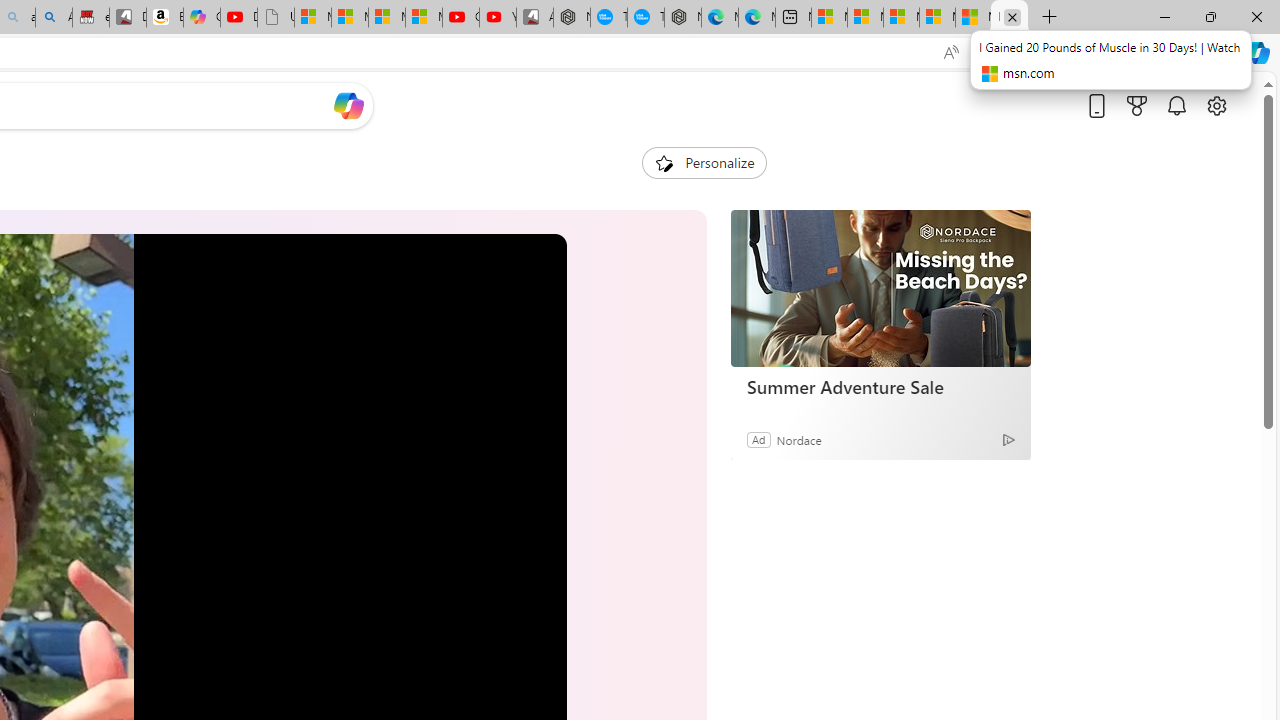  Describe the element at coordinates (1164, 16) in the screenshot. I see `'Minimize'` at that location.